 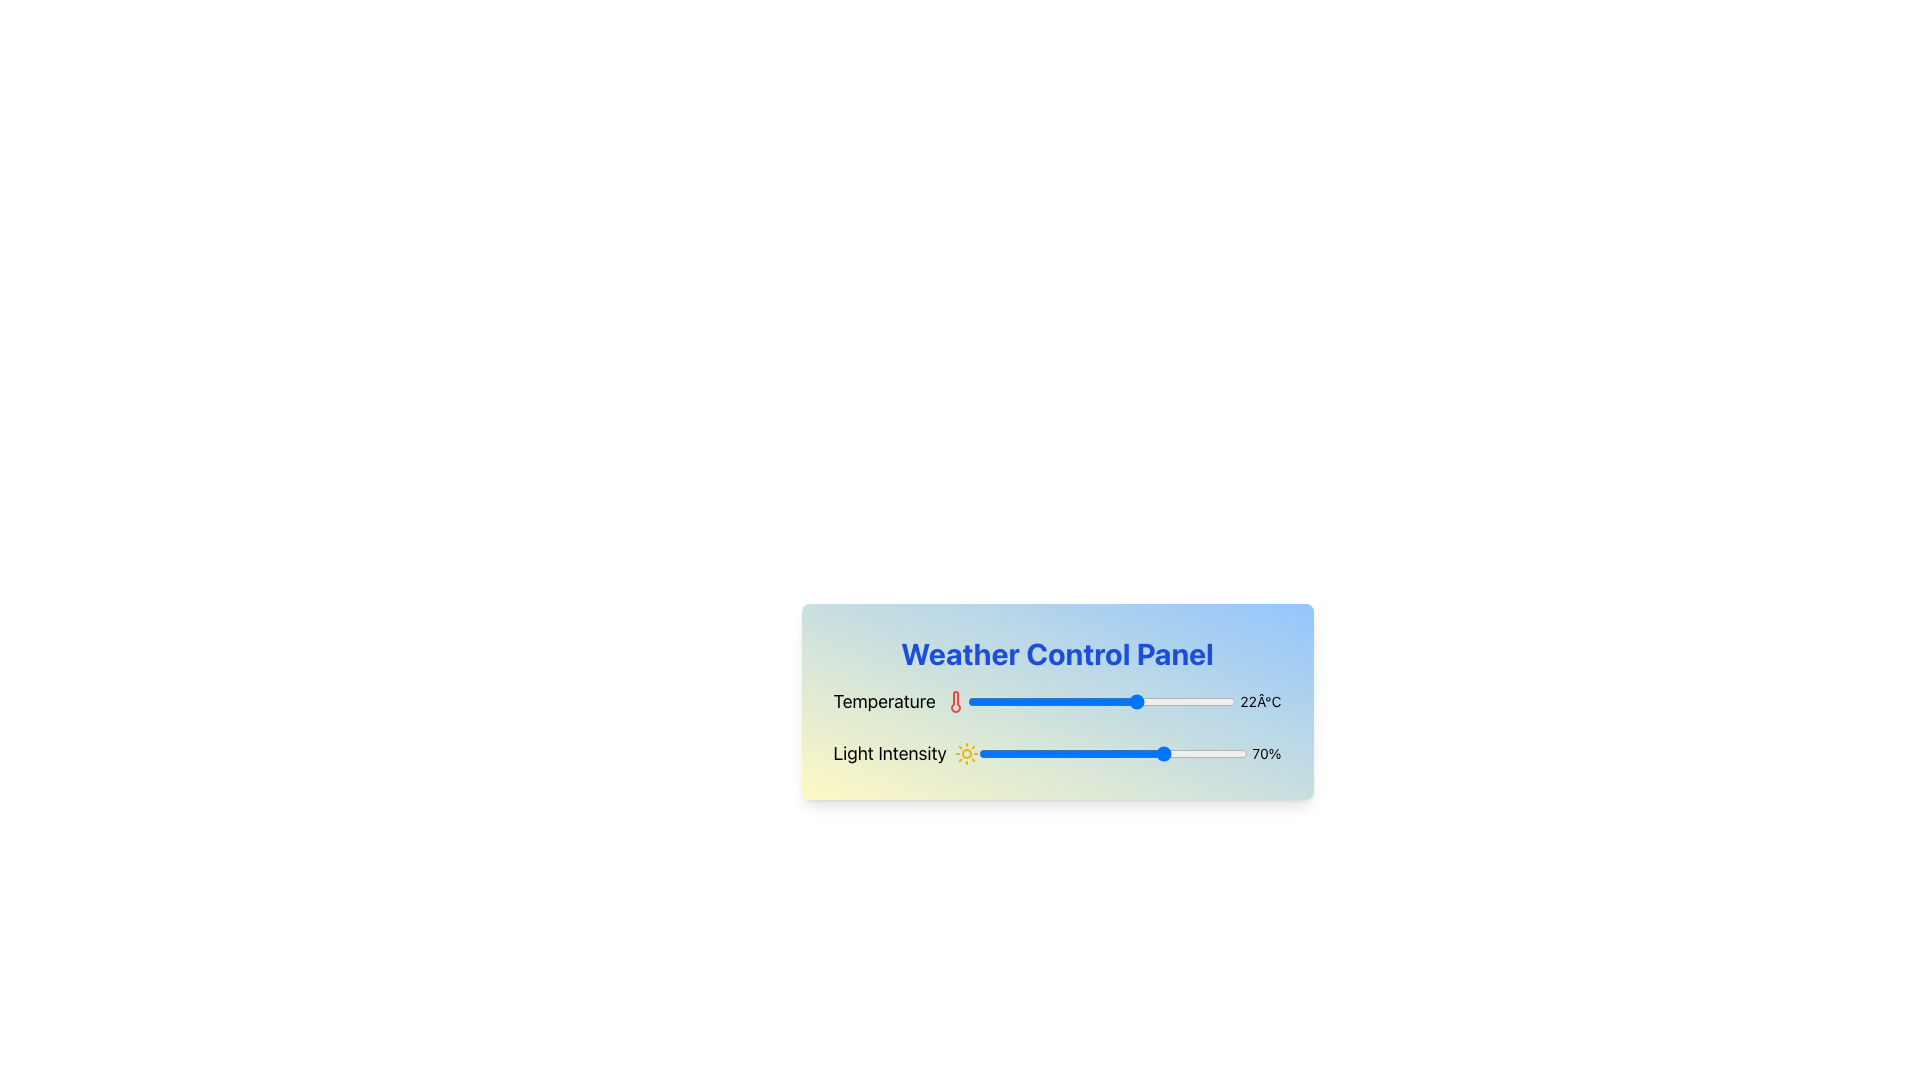 I want to click on light intensity, so click(x=1021, y=753).